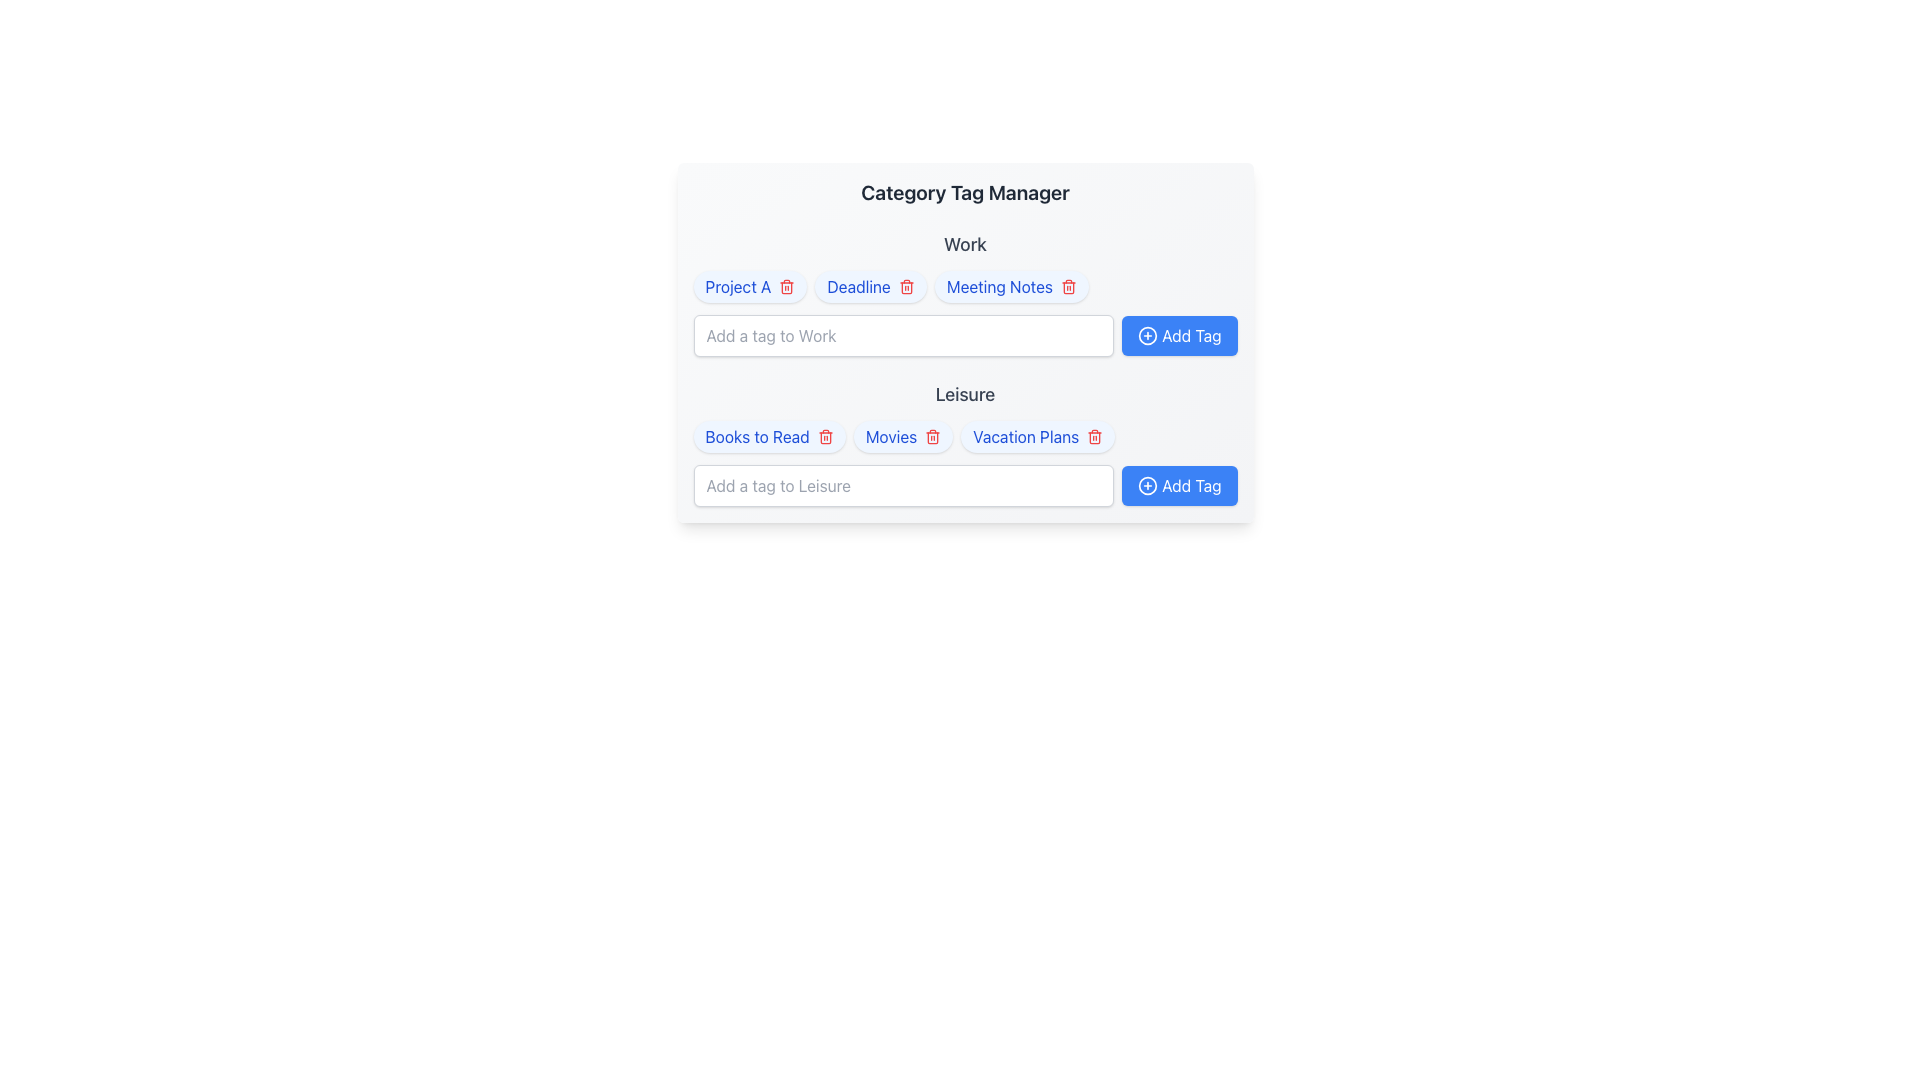  What do you see at coordinates (1026, 435) in the screenshot?
I see `text content of the text label displaying 'Vacation Plans', which is styled with a blue font color and located under the 'Leisure' section` at bounding box center [1026, 435].